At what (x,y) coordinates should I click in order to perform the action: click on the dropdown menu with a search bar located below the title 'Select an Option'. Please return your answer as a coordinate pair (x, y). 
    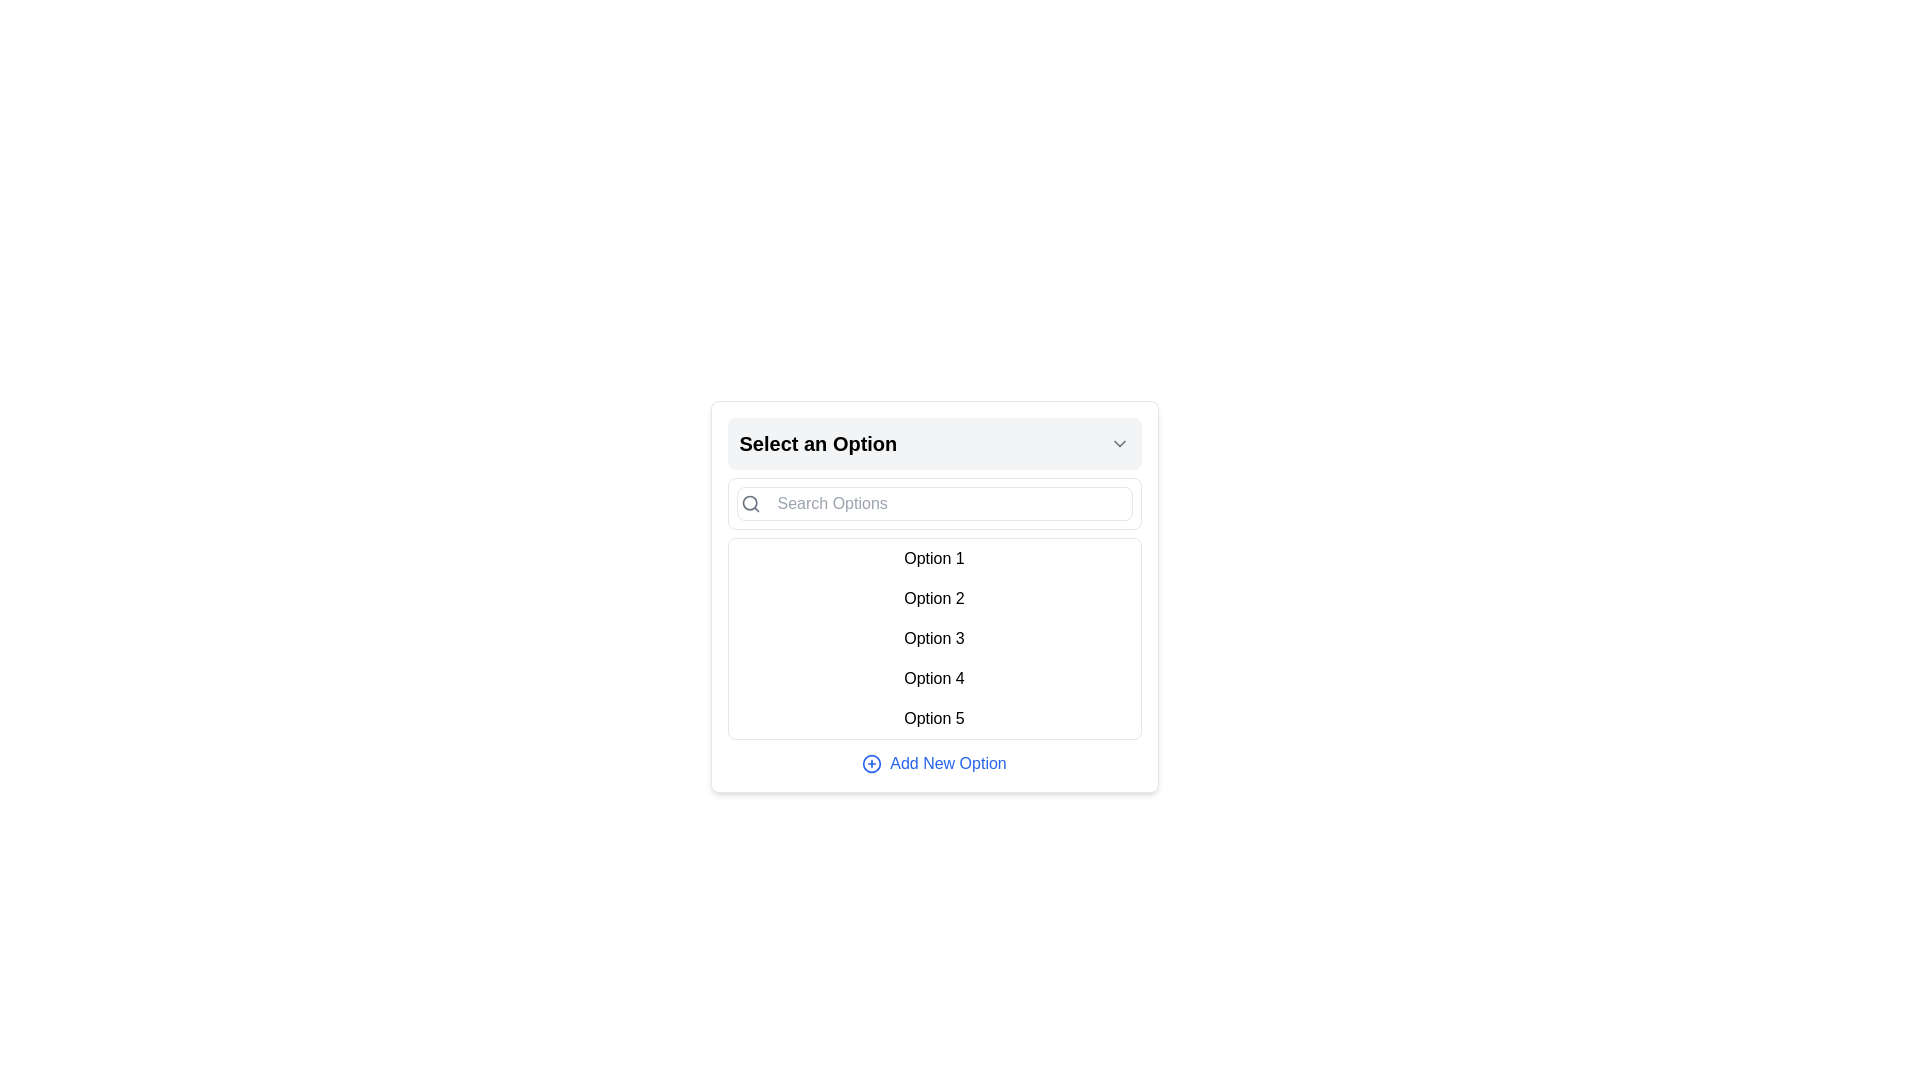
    Looking at the image, I should click on (933, 596).